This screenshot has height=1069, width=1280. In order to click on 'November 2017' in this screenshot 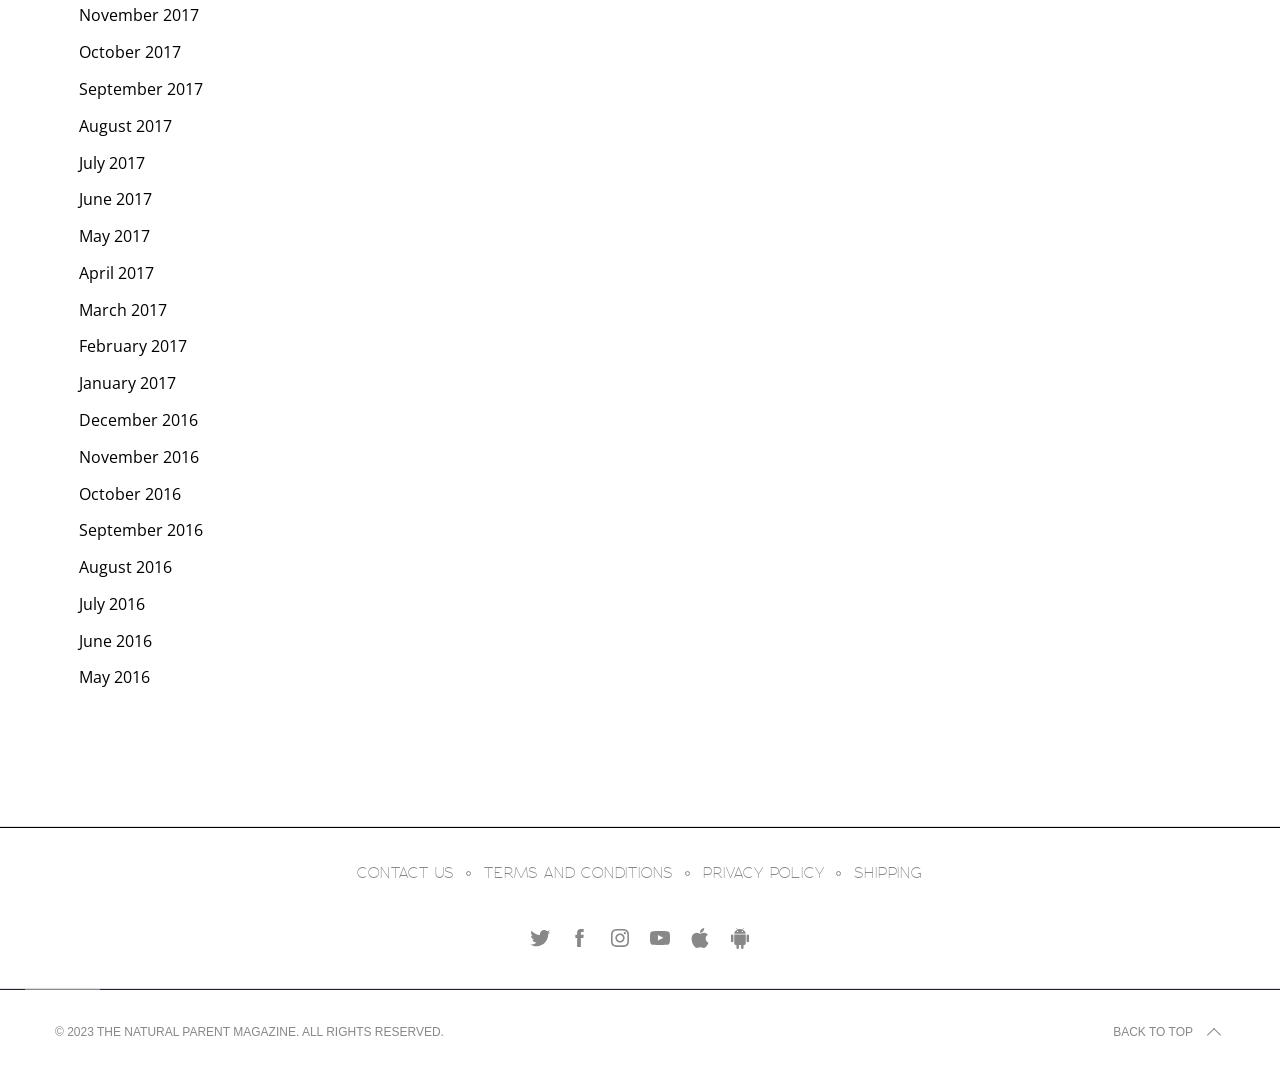, I will do `click(138, 13)`.